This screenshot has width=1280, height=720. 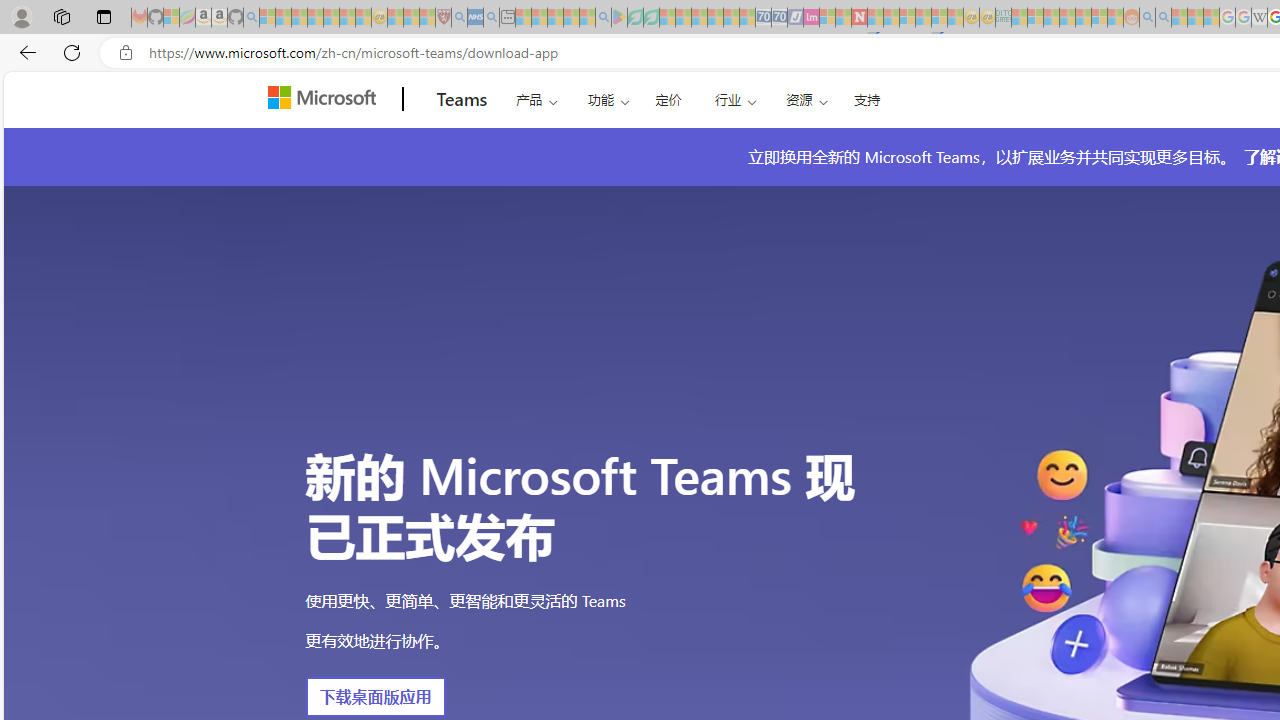 What do you see at coordinates (602, 17) in the screenshot?
I see `'google - Search - Sleeping'` at bounding box center [602, 17].